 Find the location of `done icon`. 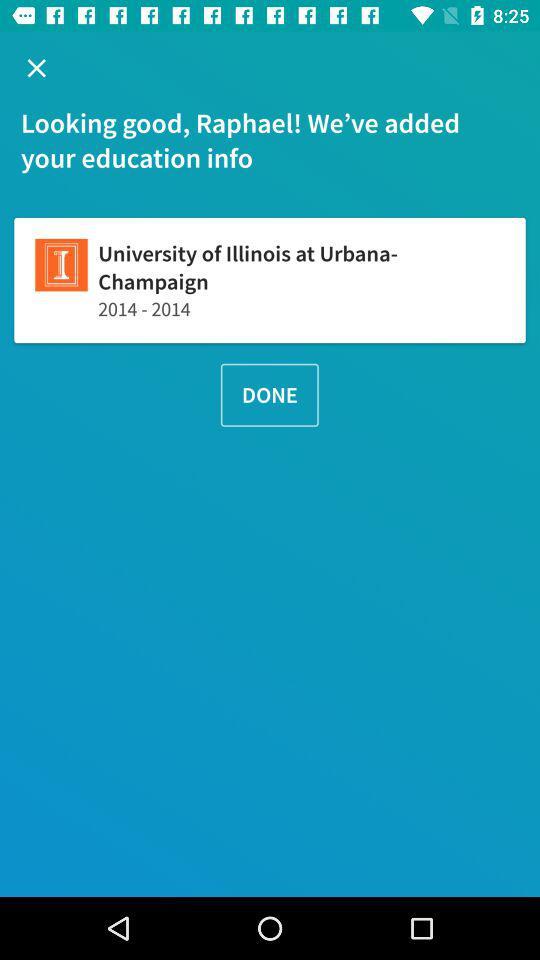

done icon is located at coordinates (269, 394).